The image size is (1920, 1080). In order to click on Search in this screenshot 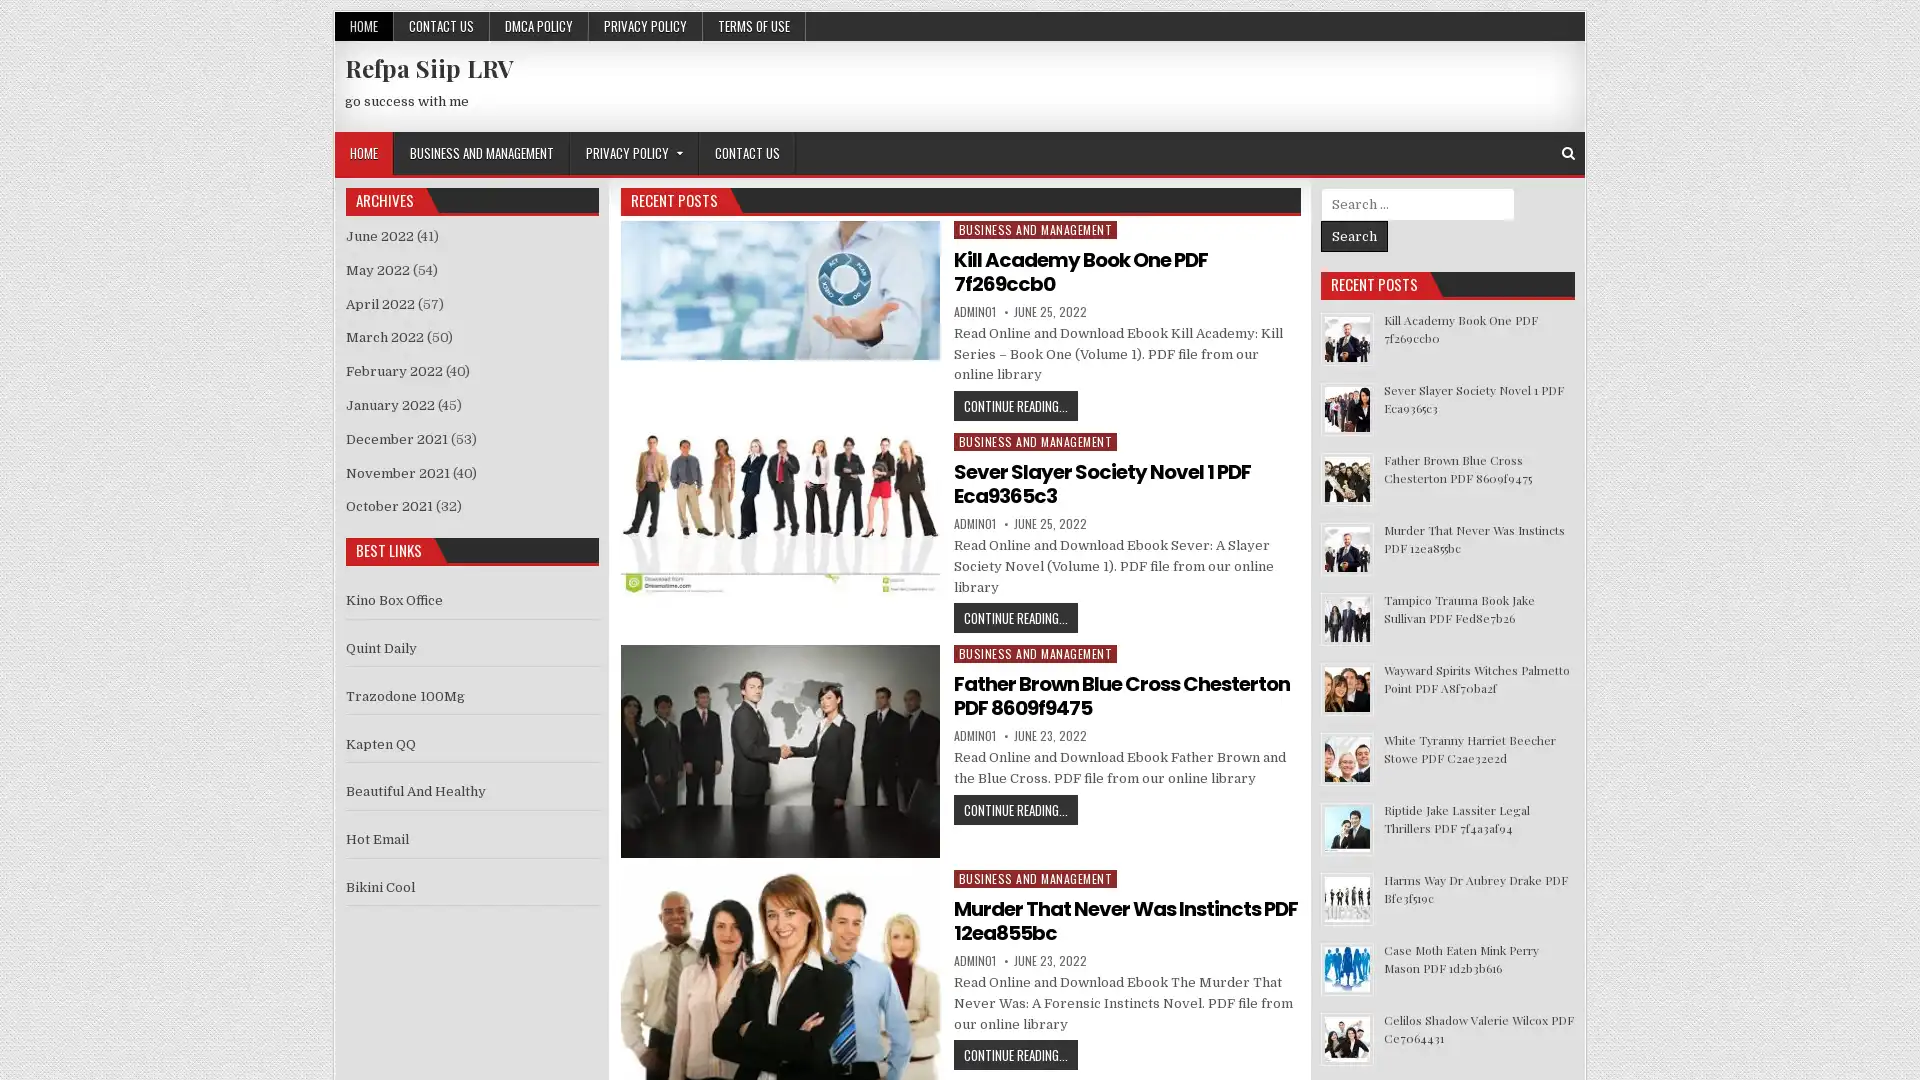, I will do `click(1354, 235)`.